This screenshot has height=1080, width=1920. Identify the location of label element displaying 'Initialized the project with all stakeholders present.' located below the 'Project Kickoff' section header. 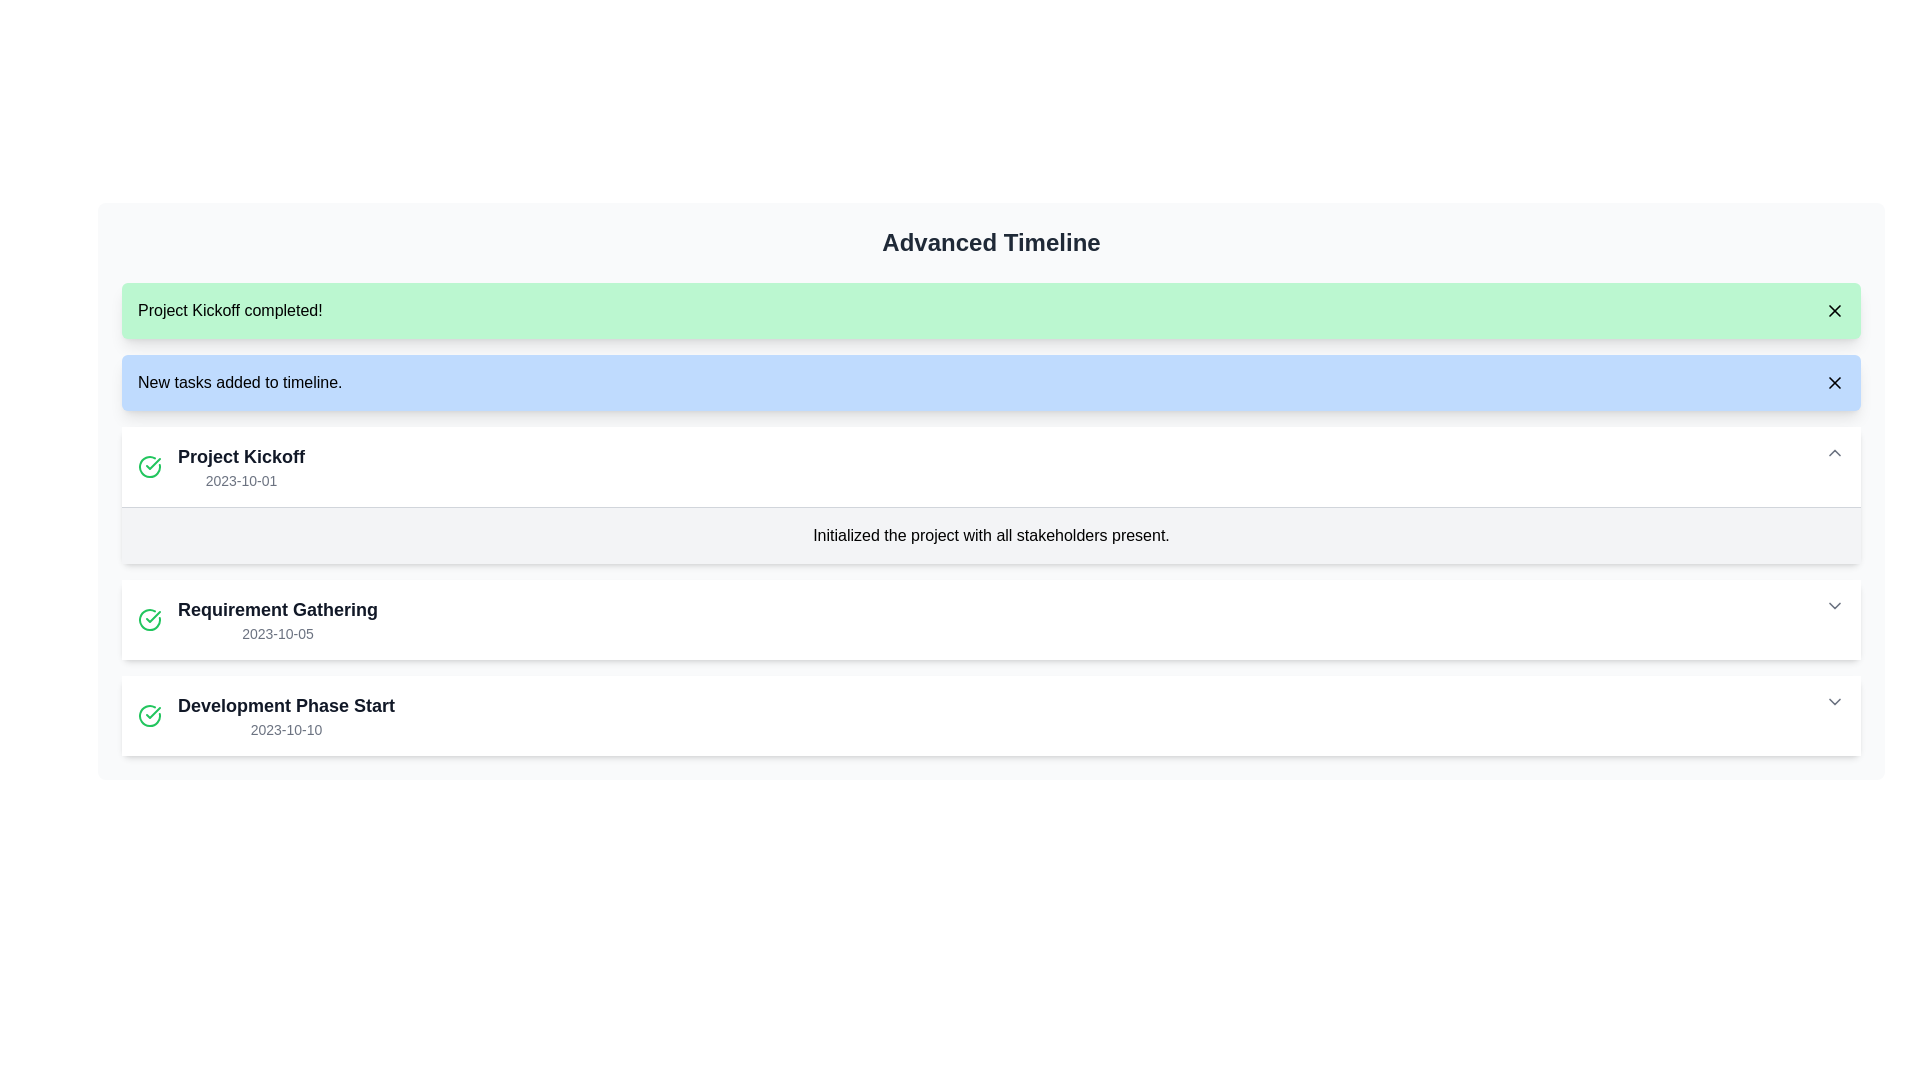
(991, 534).